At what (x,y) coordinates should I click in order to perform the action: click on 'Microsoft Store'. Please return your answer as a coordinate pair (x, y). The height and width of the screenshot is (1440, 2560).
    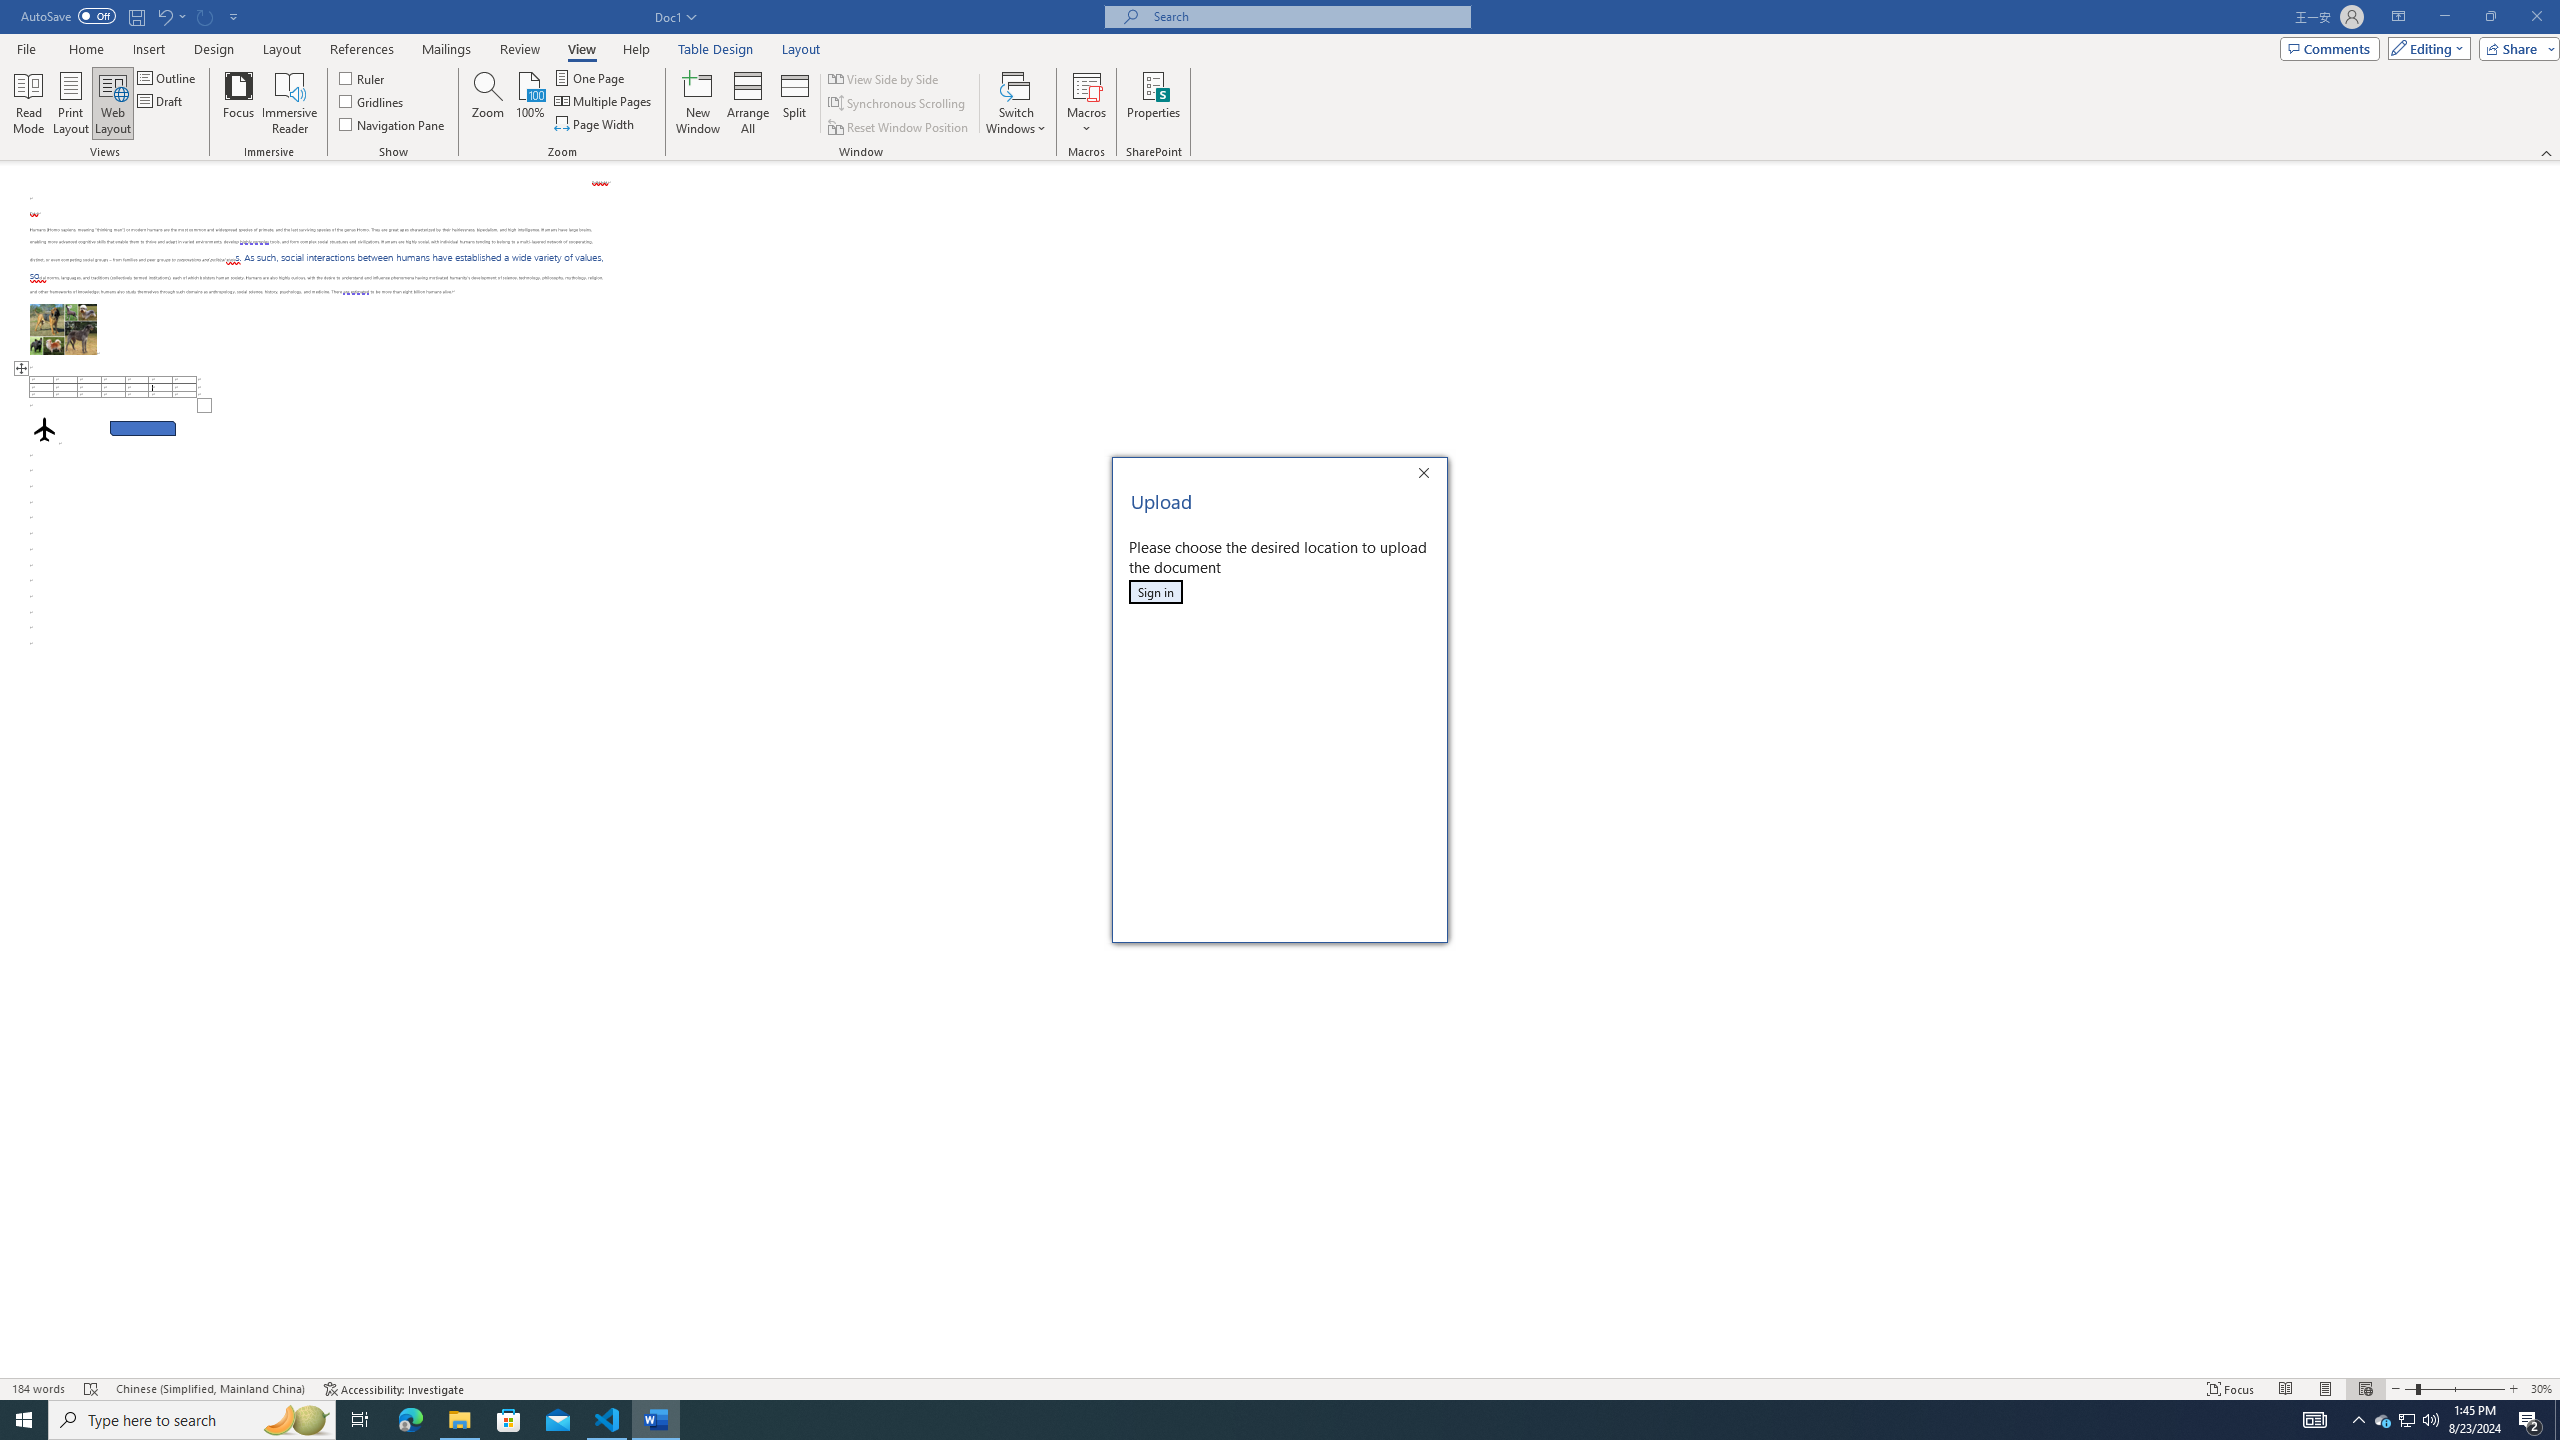
    Looking at the image, I should click on (509, 1418).